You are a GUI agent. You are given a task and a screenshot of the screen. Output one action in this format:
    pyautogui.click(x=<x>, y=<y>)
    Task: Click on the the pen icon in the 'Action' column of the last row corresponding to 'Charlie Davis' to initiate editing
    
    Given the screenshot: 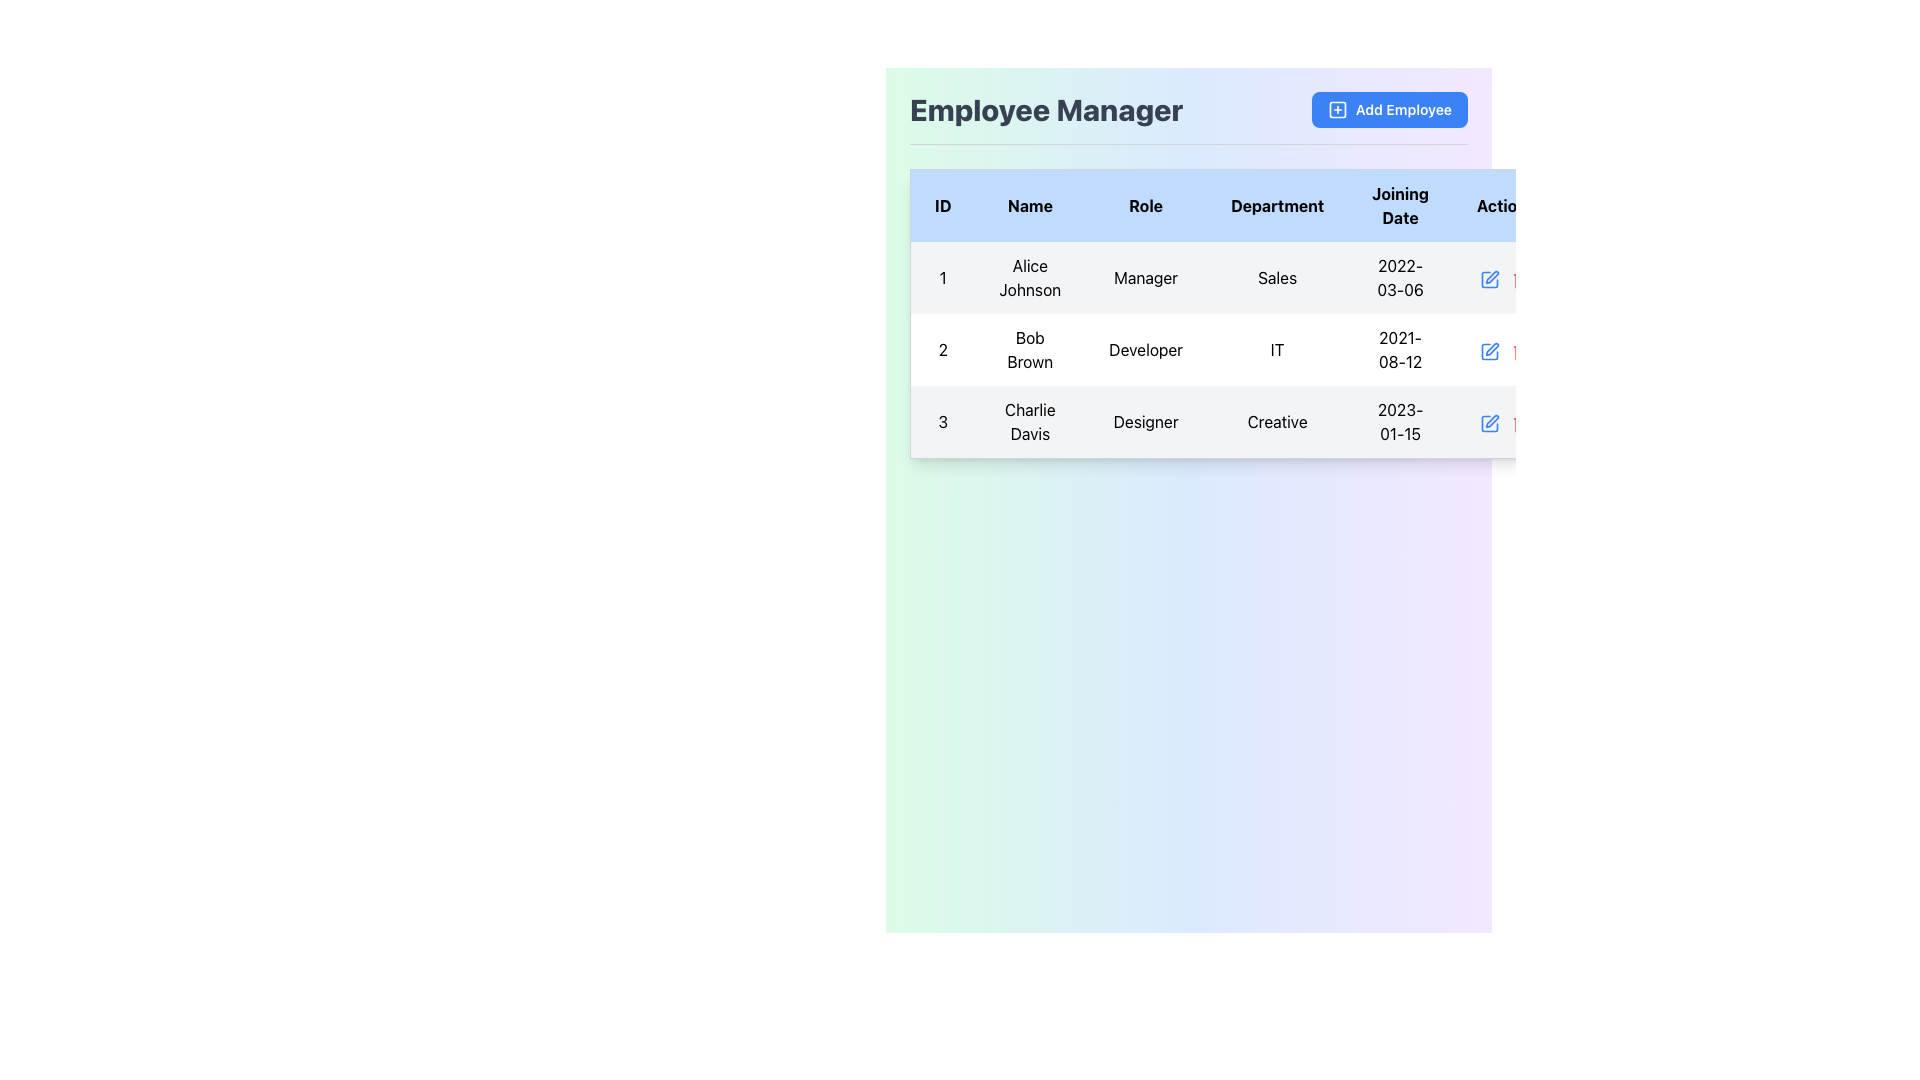 What is the action you would take?
    pyautogui.click(x=1492, y=420)
    